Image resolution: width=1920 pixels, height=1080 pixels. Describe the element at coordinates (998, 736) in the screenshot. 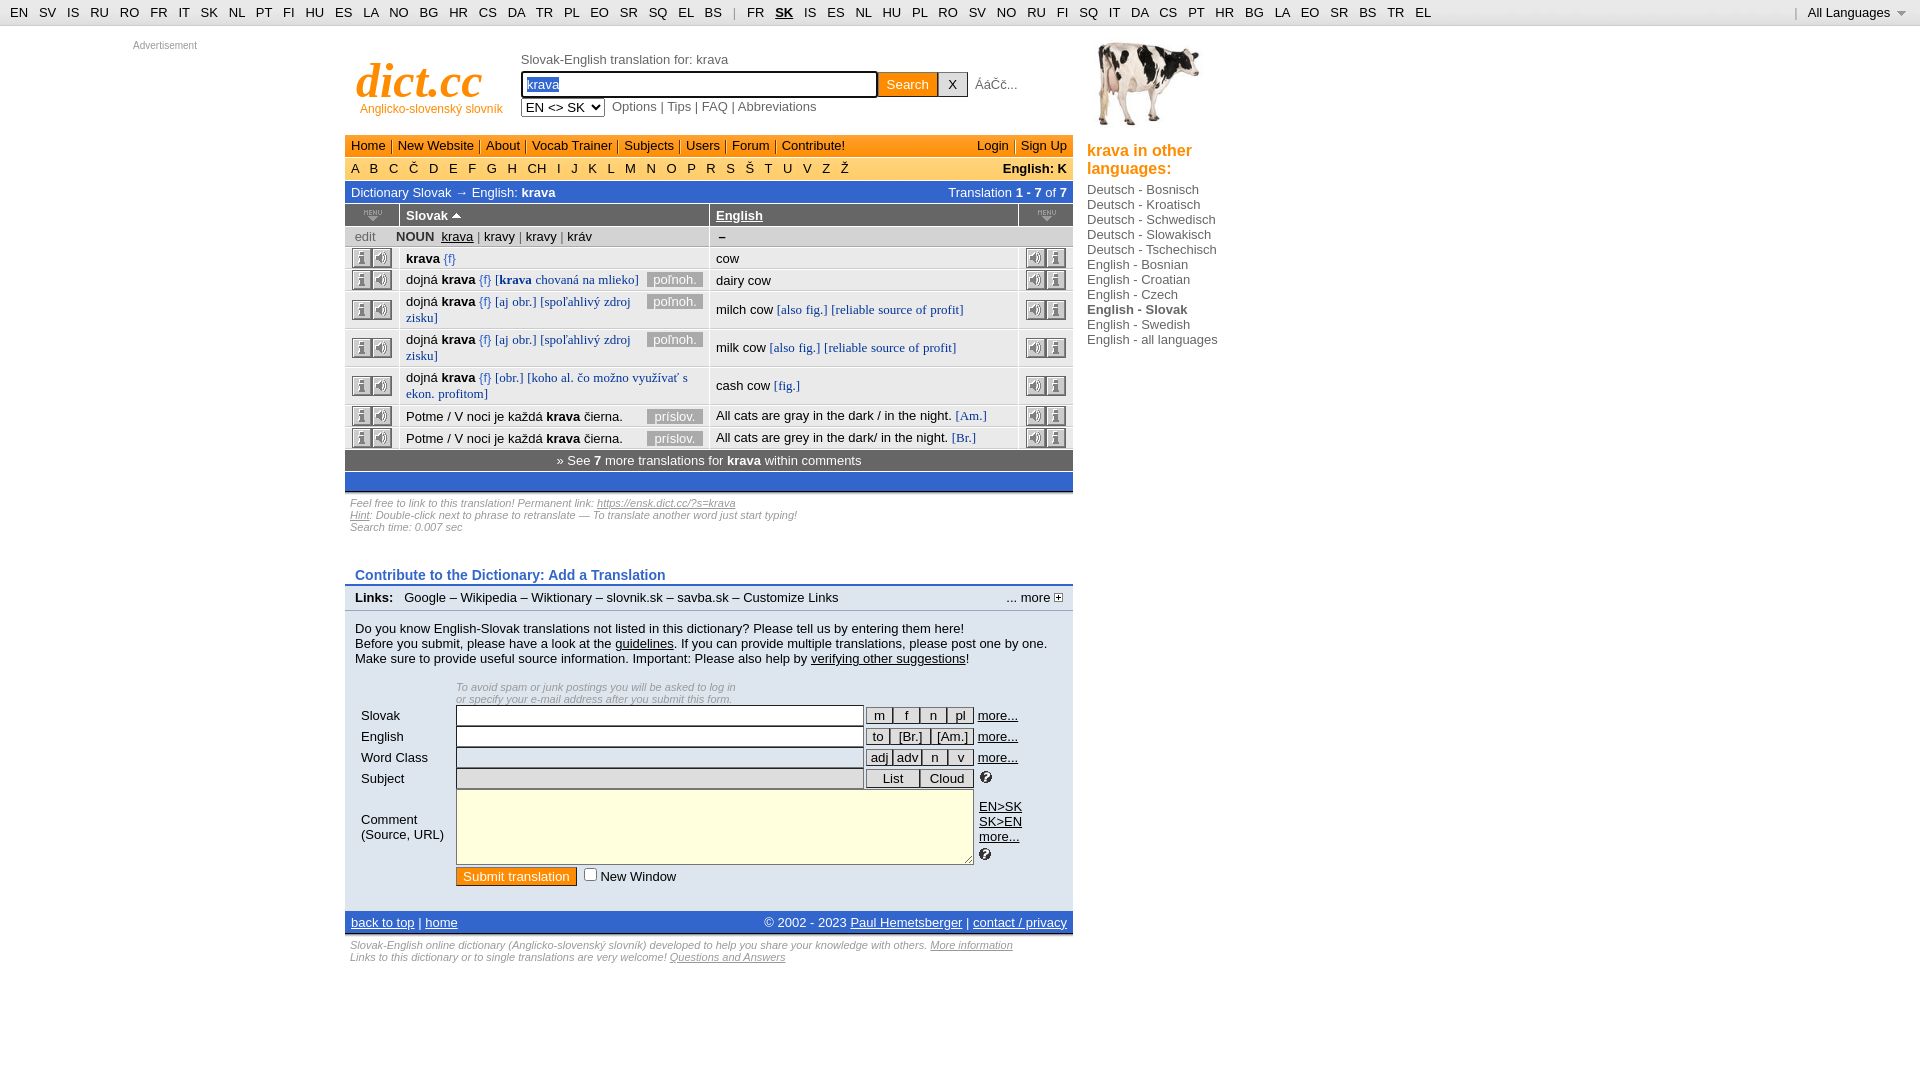

I see `'more...'` at that location.